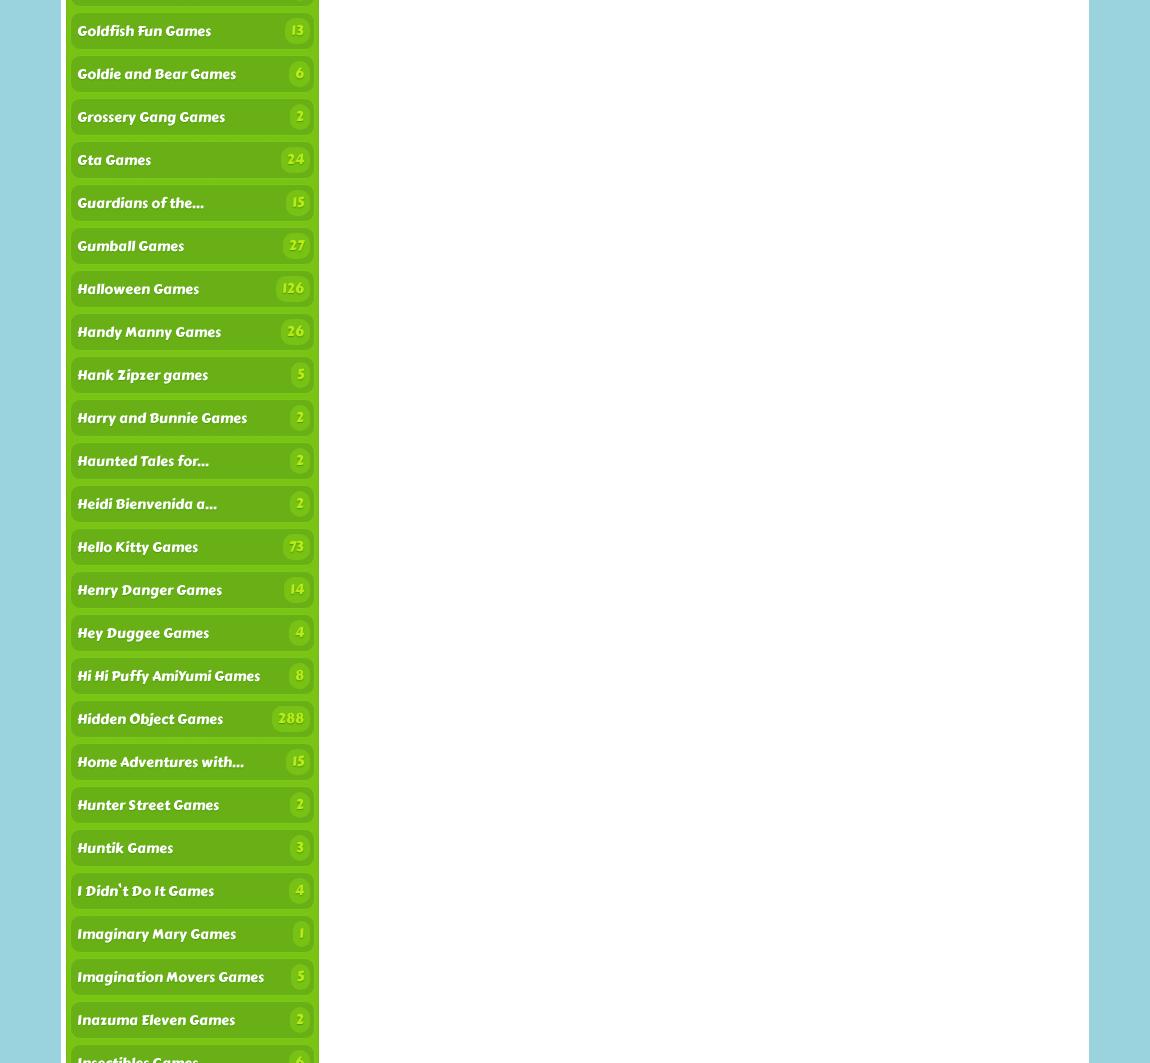 The height and width of the screenshot is (1063, 1150). Describe the element at coordinates (300, 846) in the screenshot. I see `'3'` at that location.